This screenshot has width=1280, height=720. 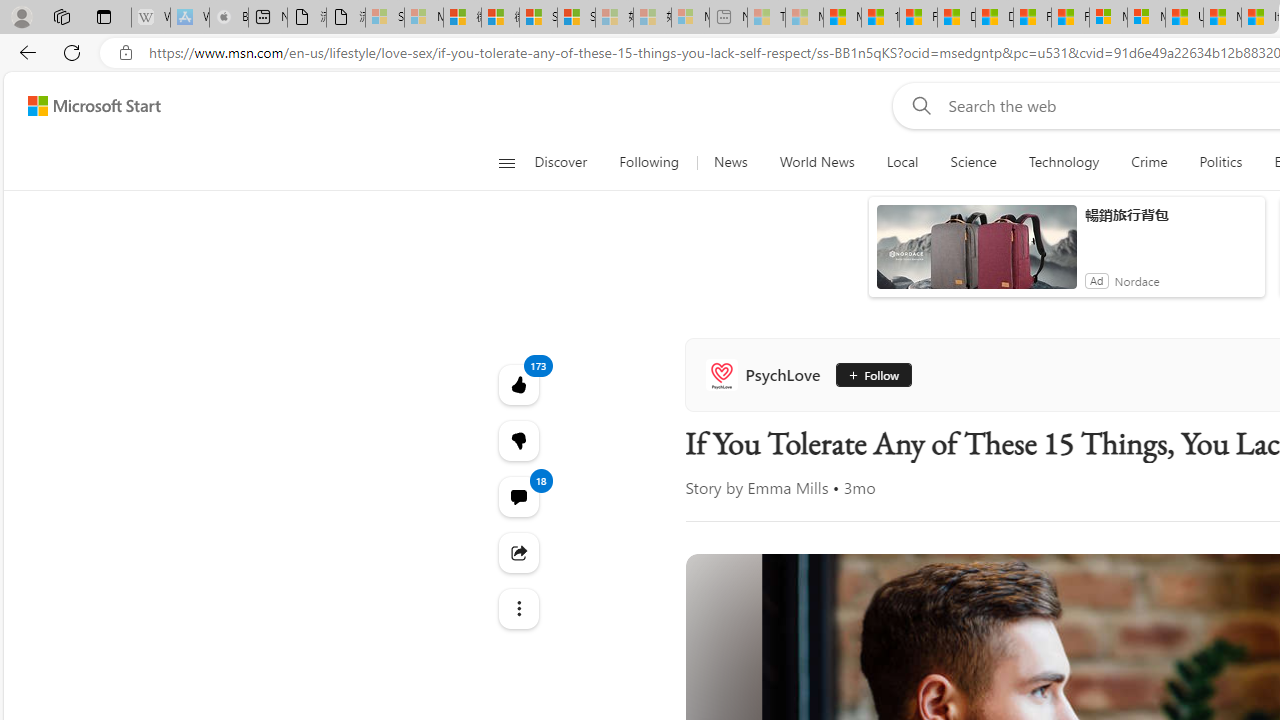 I want to click on 'PsychLove', so click(x=766, y=375).